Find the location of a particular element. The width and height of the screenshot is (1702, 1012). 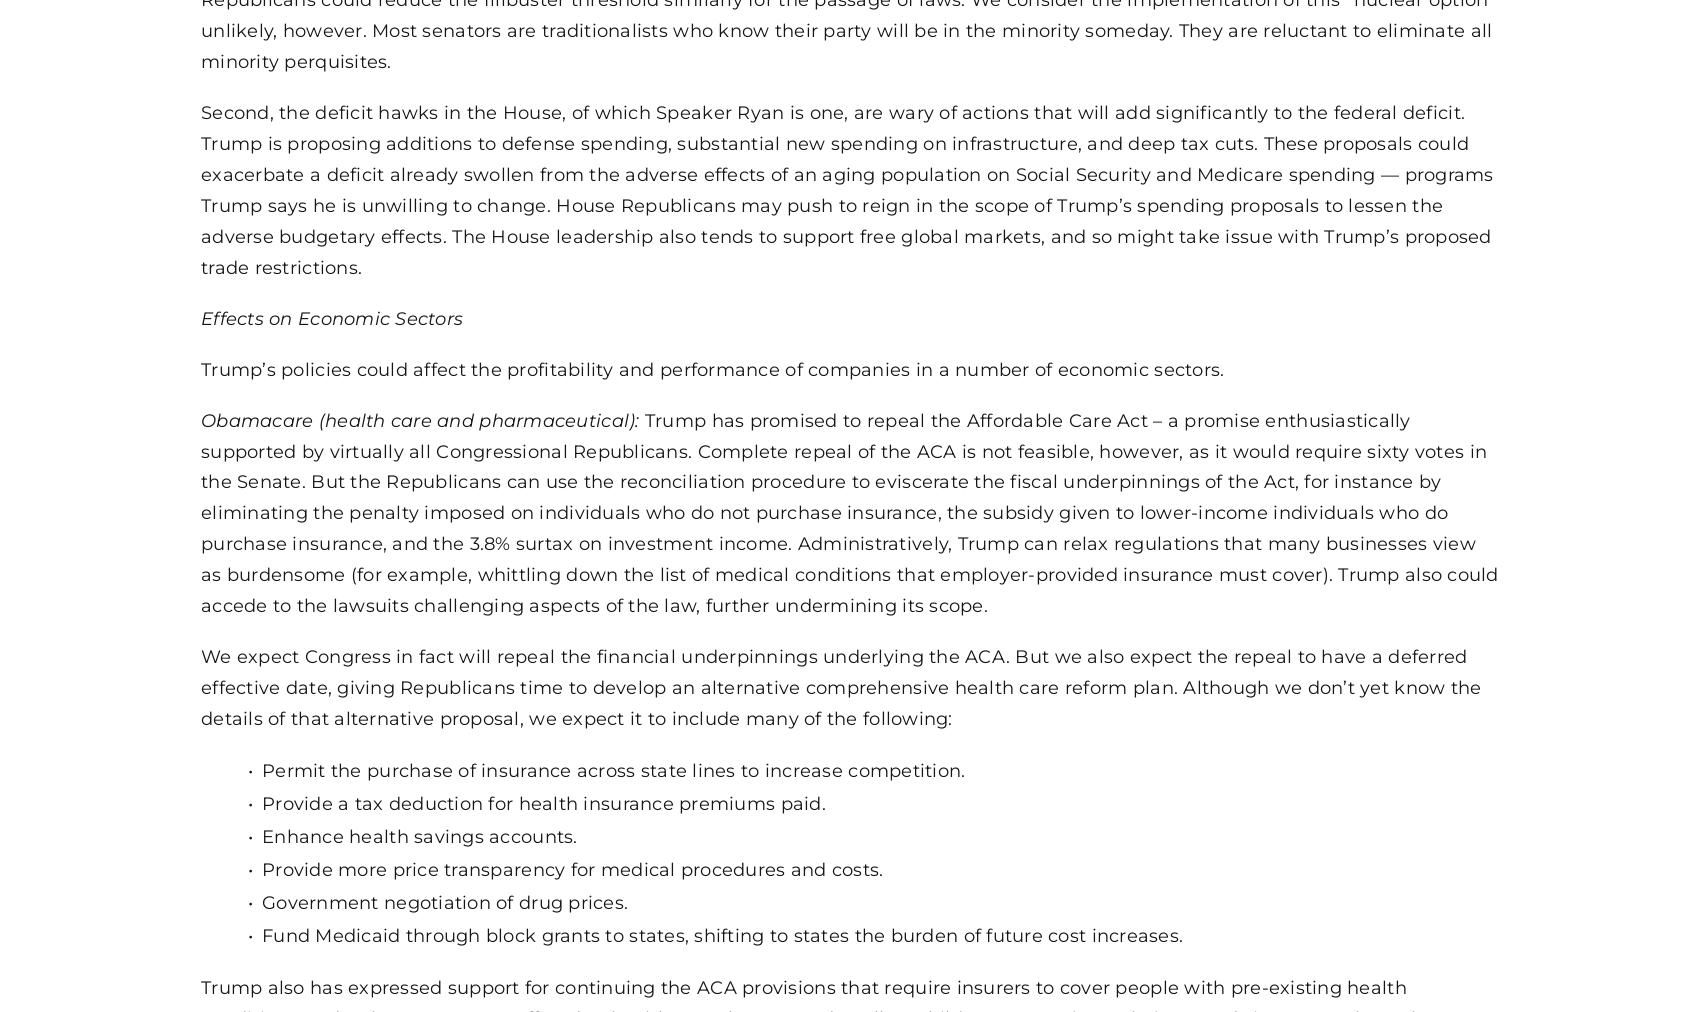

'We expect Congress in fact will repeal the financial underpinnings underlying the ACA. But we also expect the repeal to have a deferred effective date, giving Republicans time to develop an alternative comprehensive health care reform plan. Although we don’t yet know the details of that alternative proposal, we expect it to include many of the following:' is located at coordinates (839, 687).